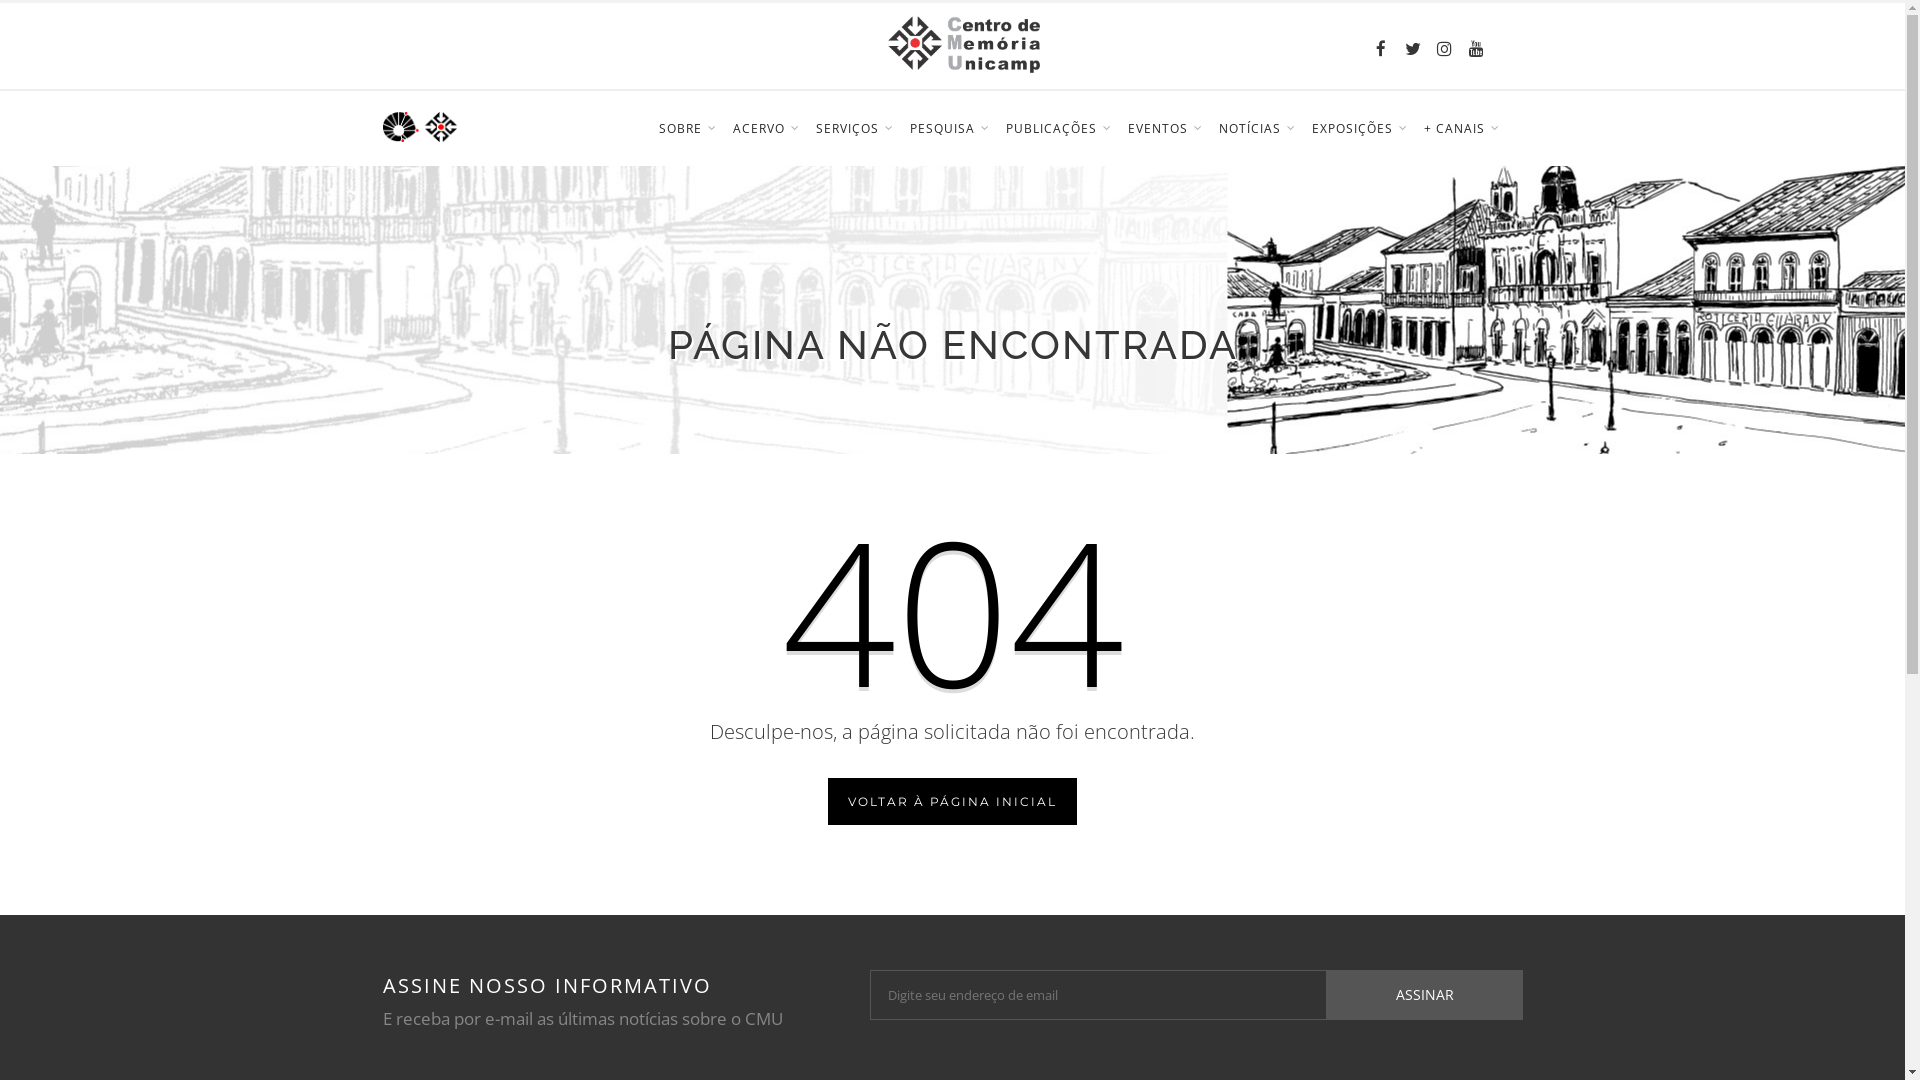 This screenshot has width=1920, height=1080. I want to click on 'Instagram', so click(1444, 45).